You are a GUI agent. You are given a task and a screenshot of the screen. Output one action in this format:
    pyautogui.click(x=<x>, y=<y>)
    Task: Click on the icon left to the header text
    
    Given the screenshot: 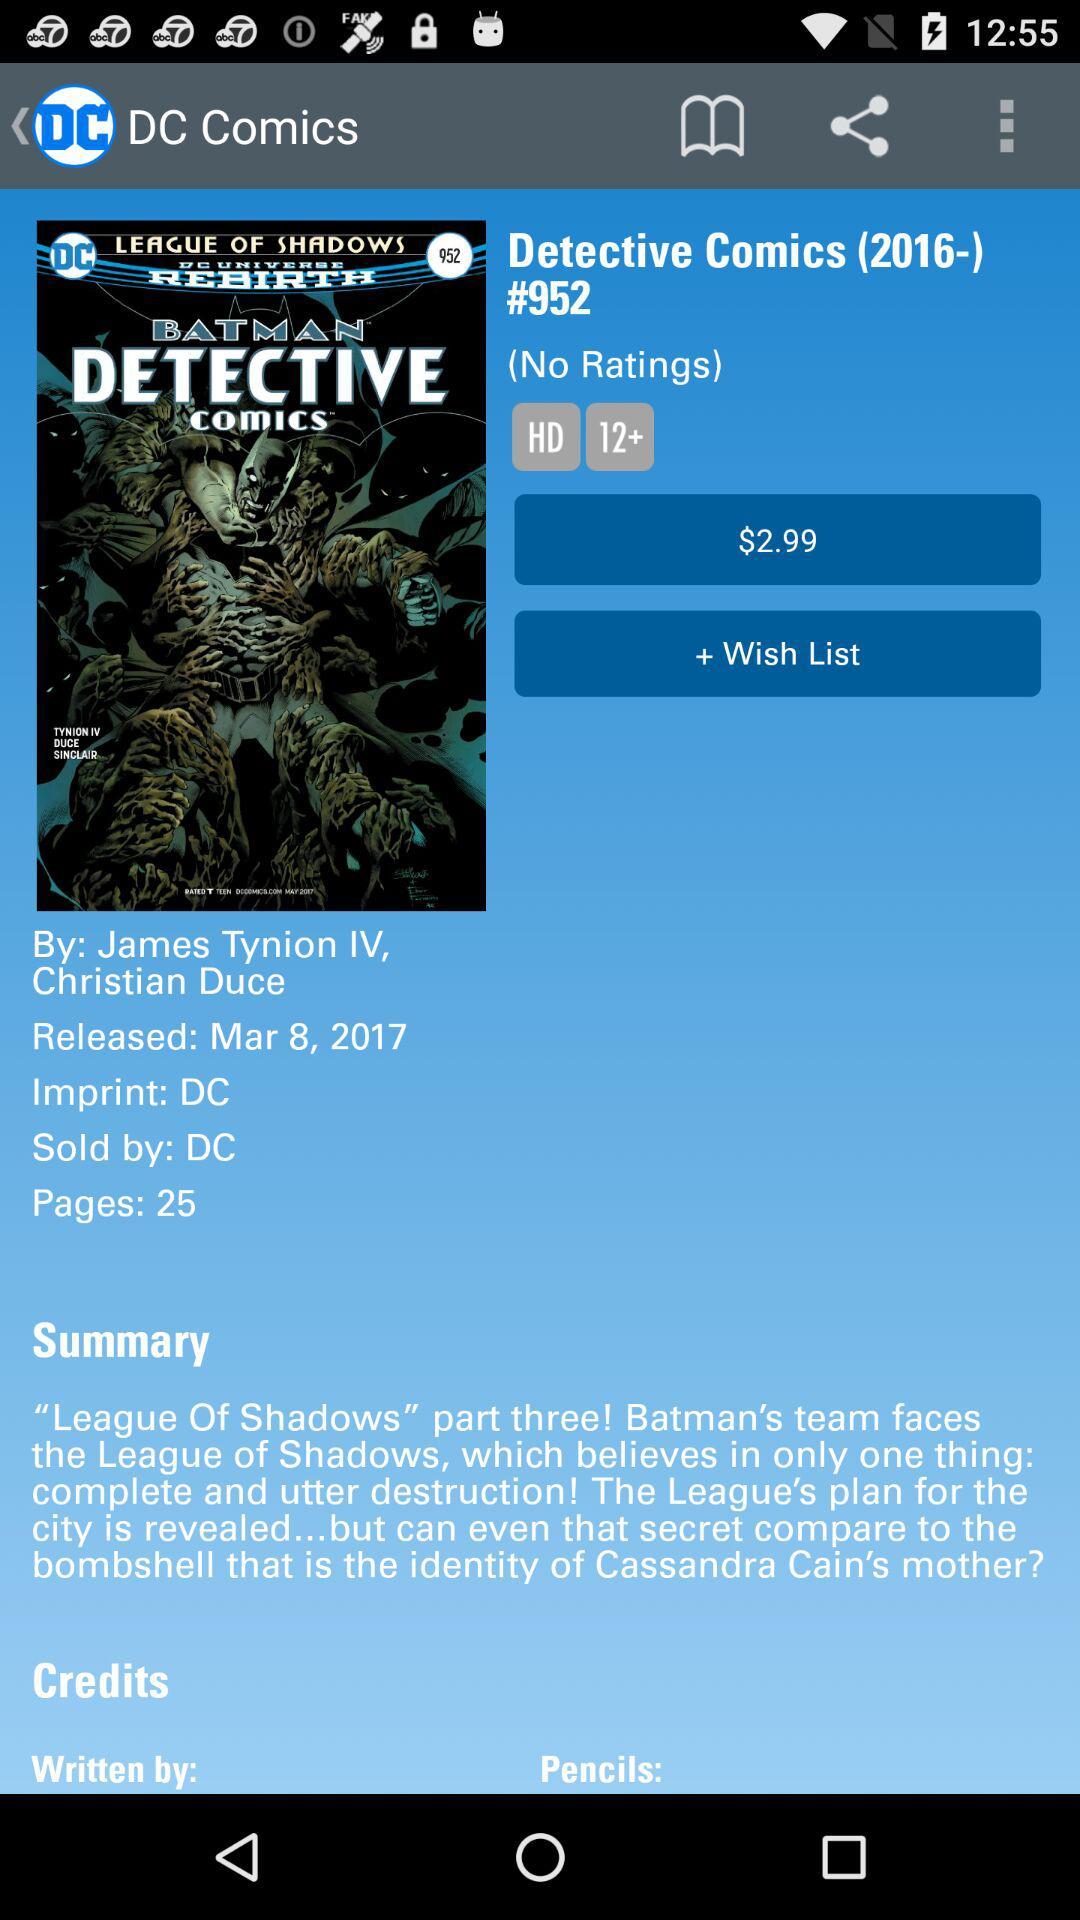 What is the action you would take?
    pyautogui.click(x=72, y=124)
    